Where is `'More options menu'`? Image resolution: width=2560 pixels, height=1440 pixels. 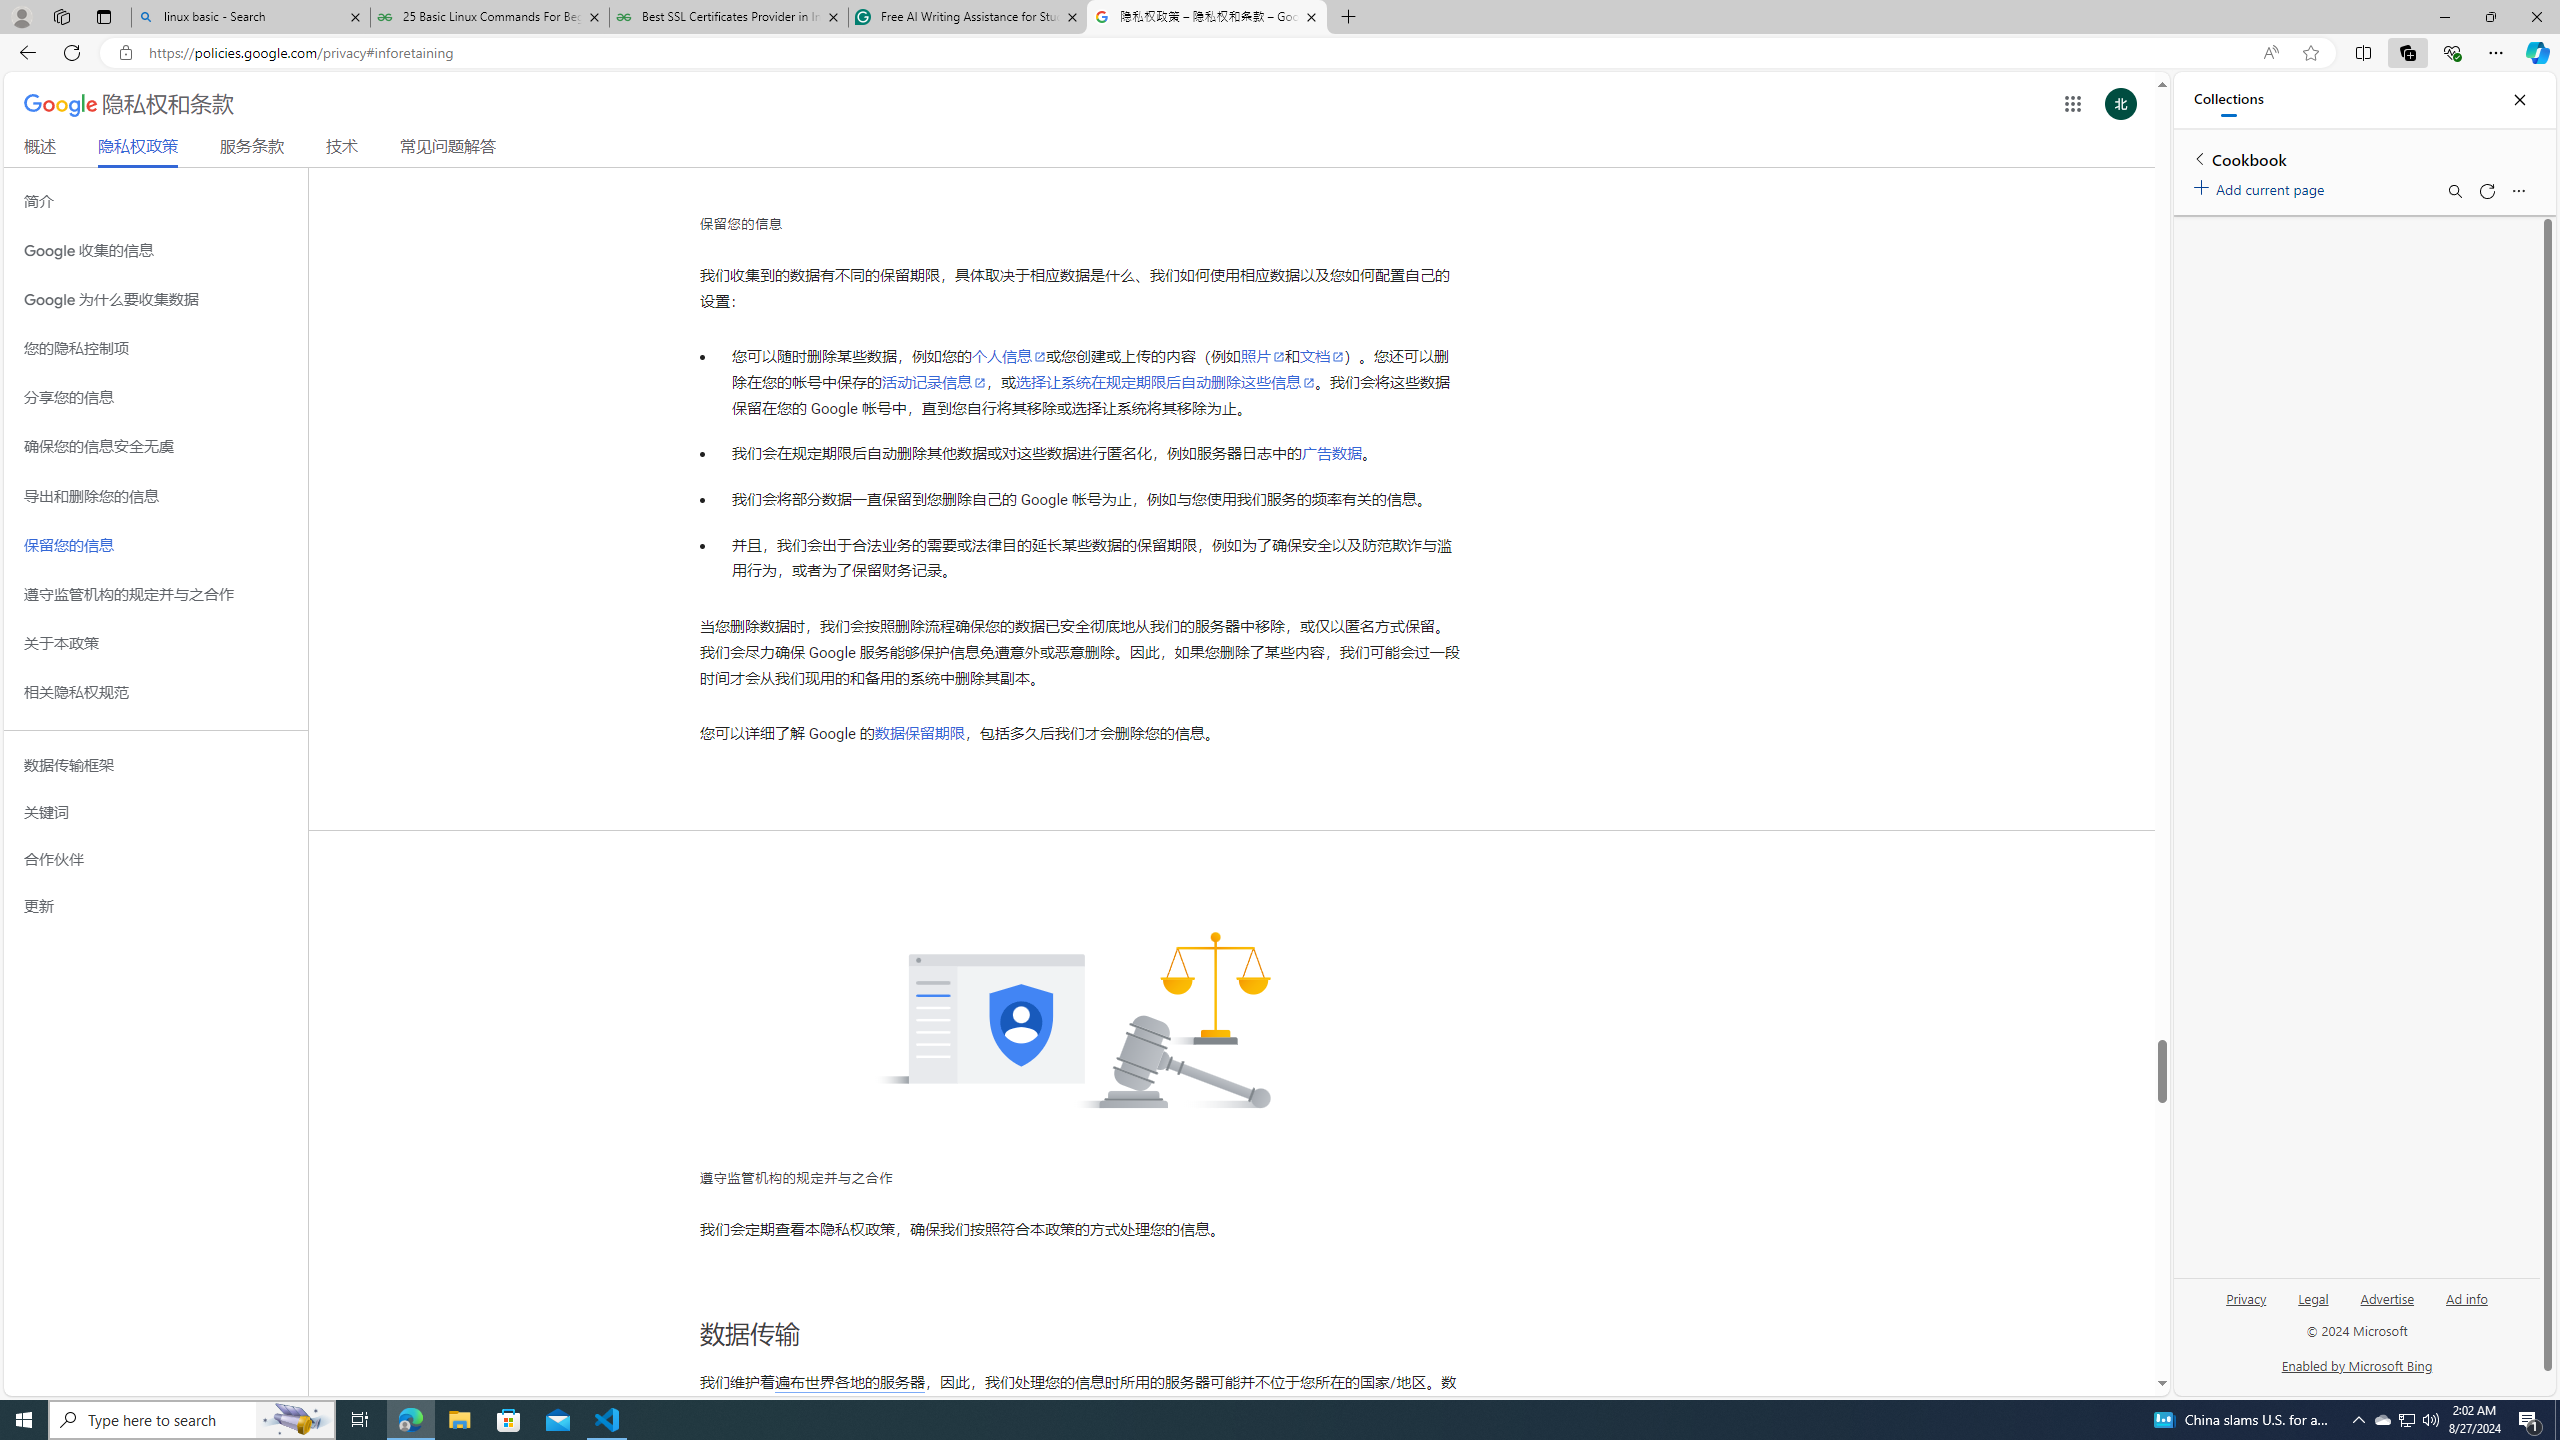
'More options menu' is located at coordinates (2519, 191).